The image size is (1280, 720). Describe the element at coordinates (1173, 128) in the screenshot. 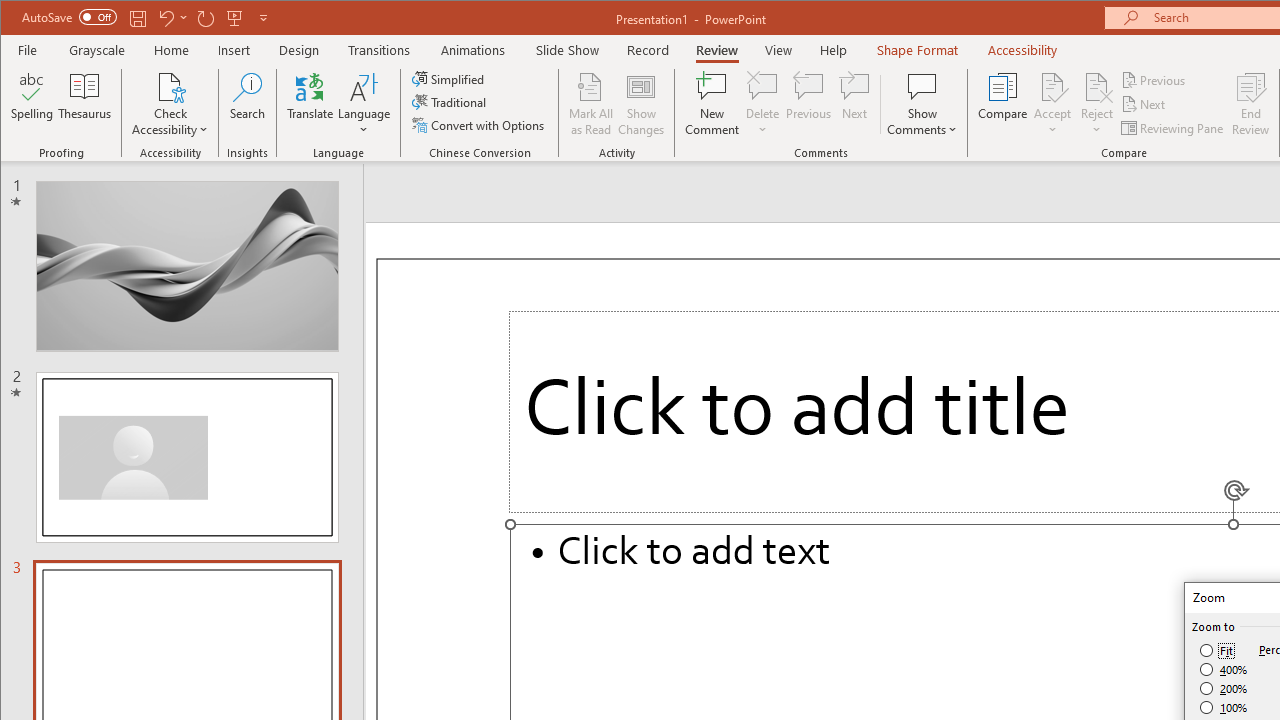

I see `'Reviewing Pane'` at that location.